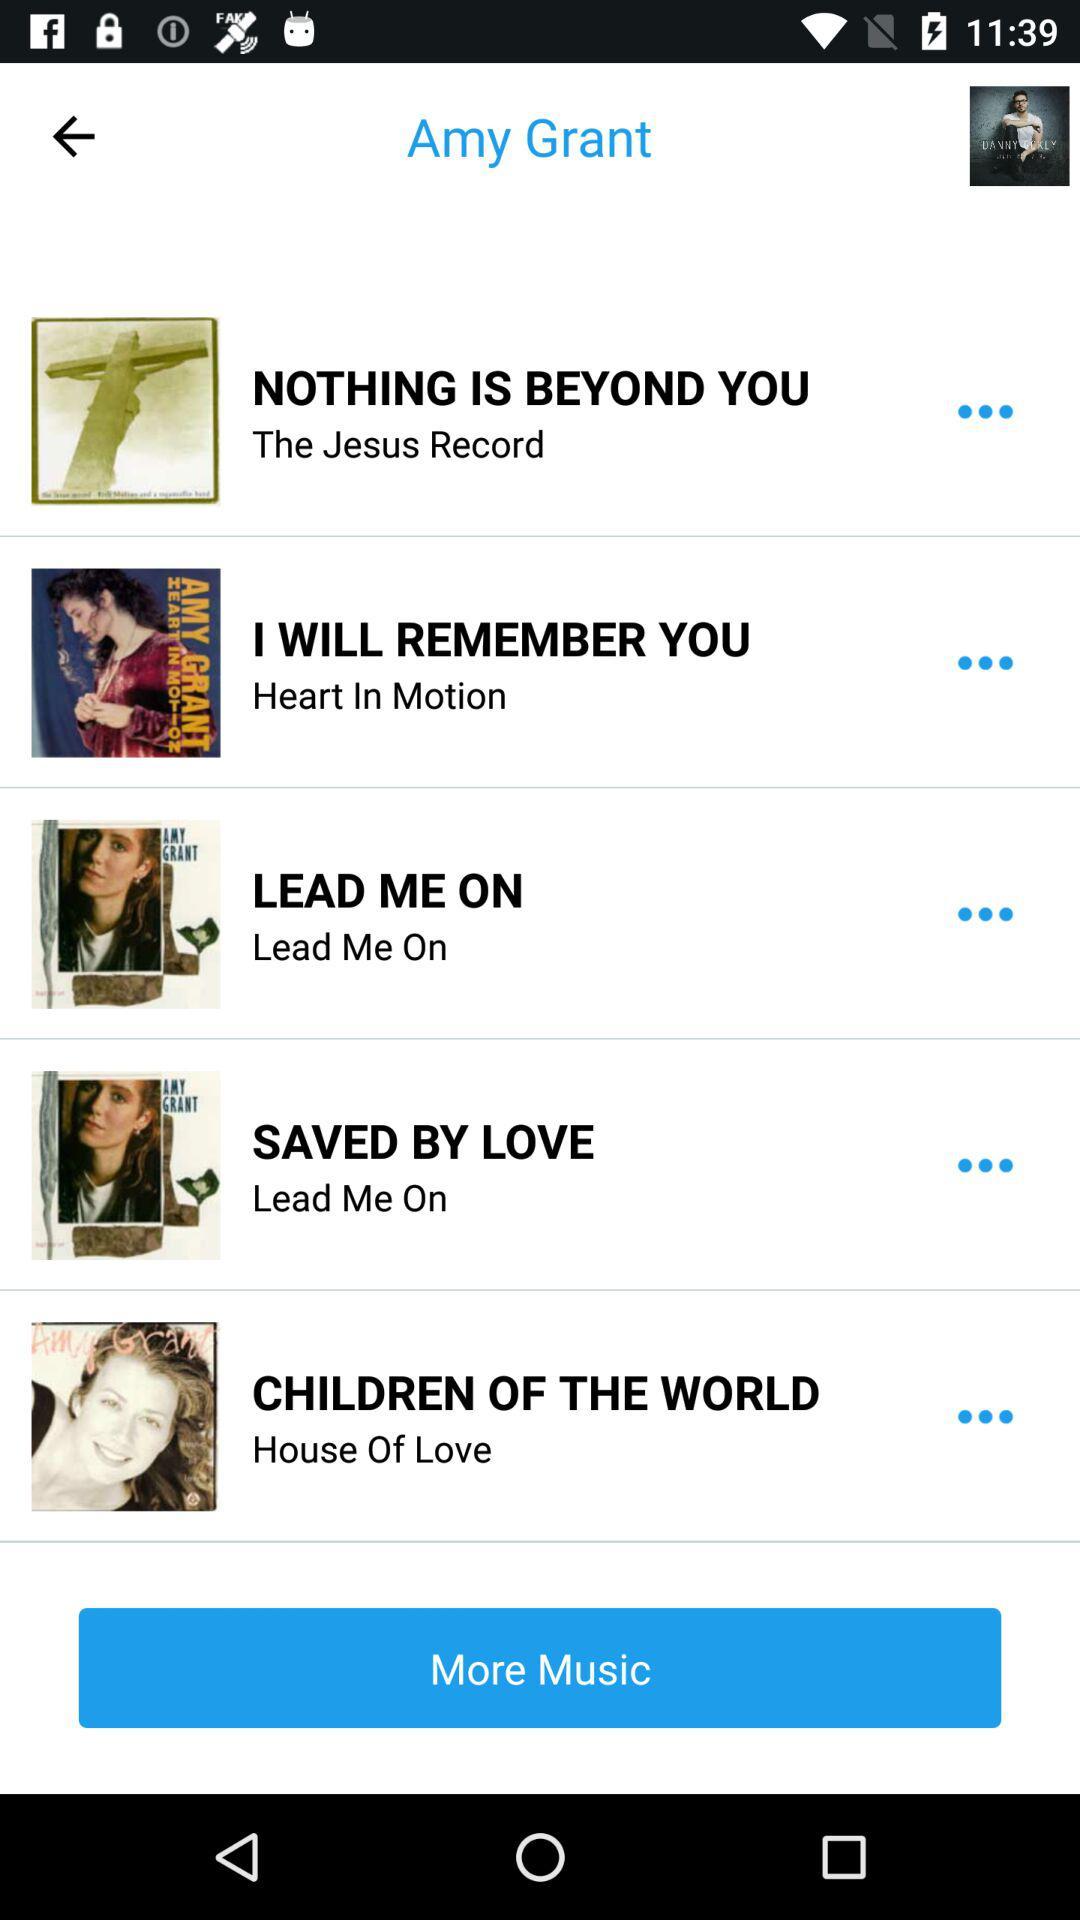 This screenshot has height=1920, width=1080. I want to click on the icon below nothing is beyond, so click(398, 442).